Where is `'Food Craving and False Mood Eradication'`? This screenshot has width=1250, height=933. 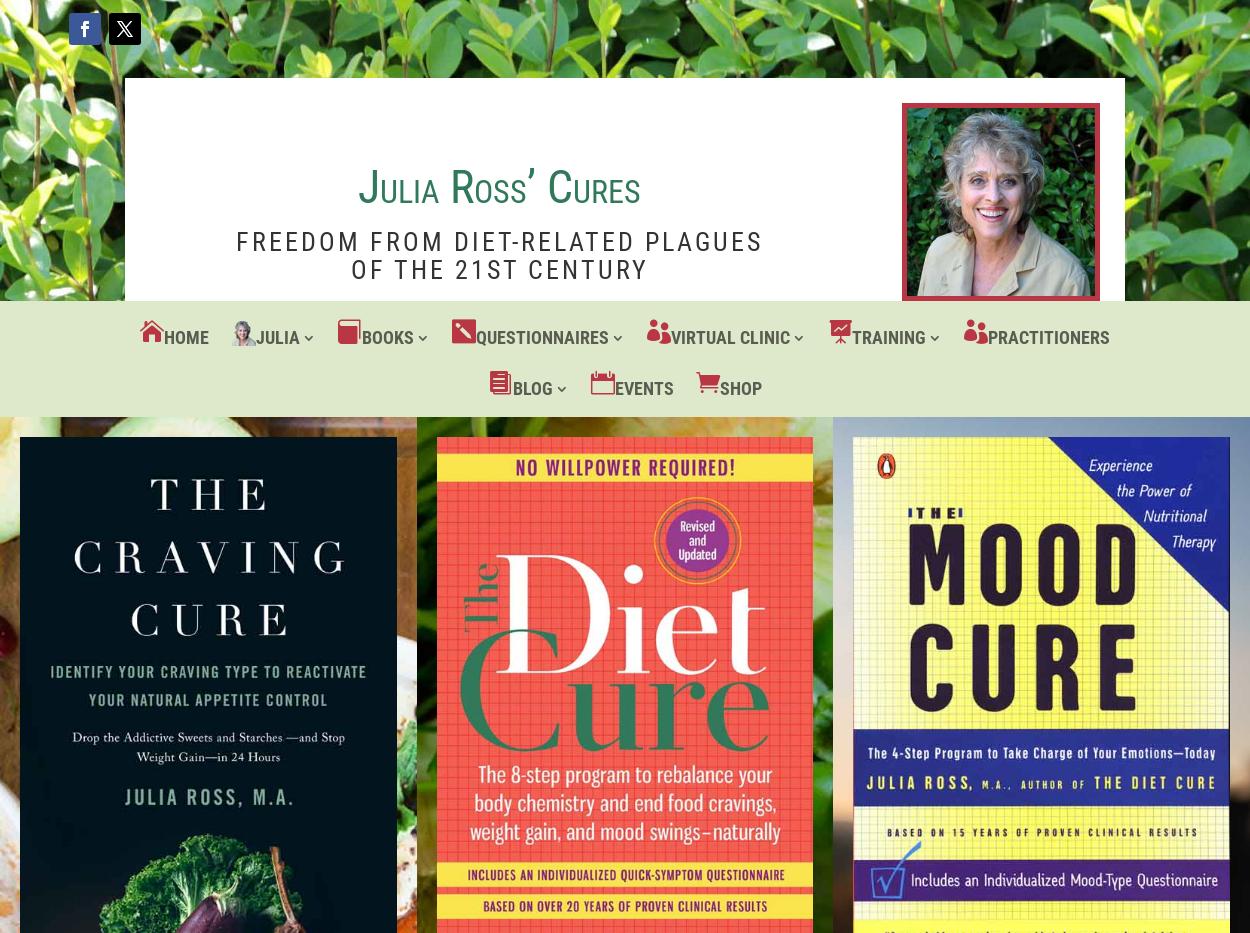 'Food Craving and False Mood Eradication' is located at coordinates (750, 438).